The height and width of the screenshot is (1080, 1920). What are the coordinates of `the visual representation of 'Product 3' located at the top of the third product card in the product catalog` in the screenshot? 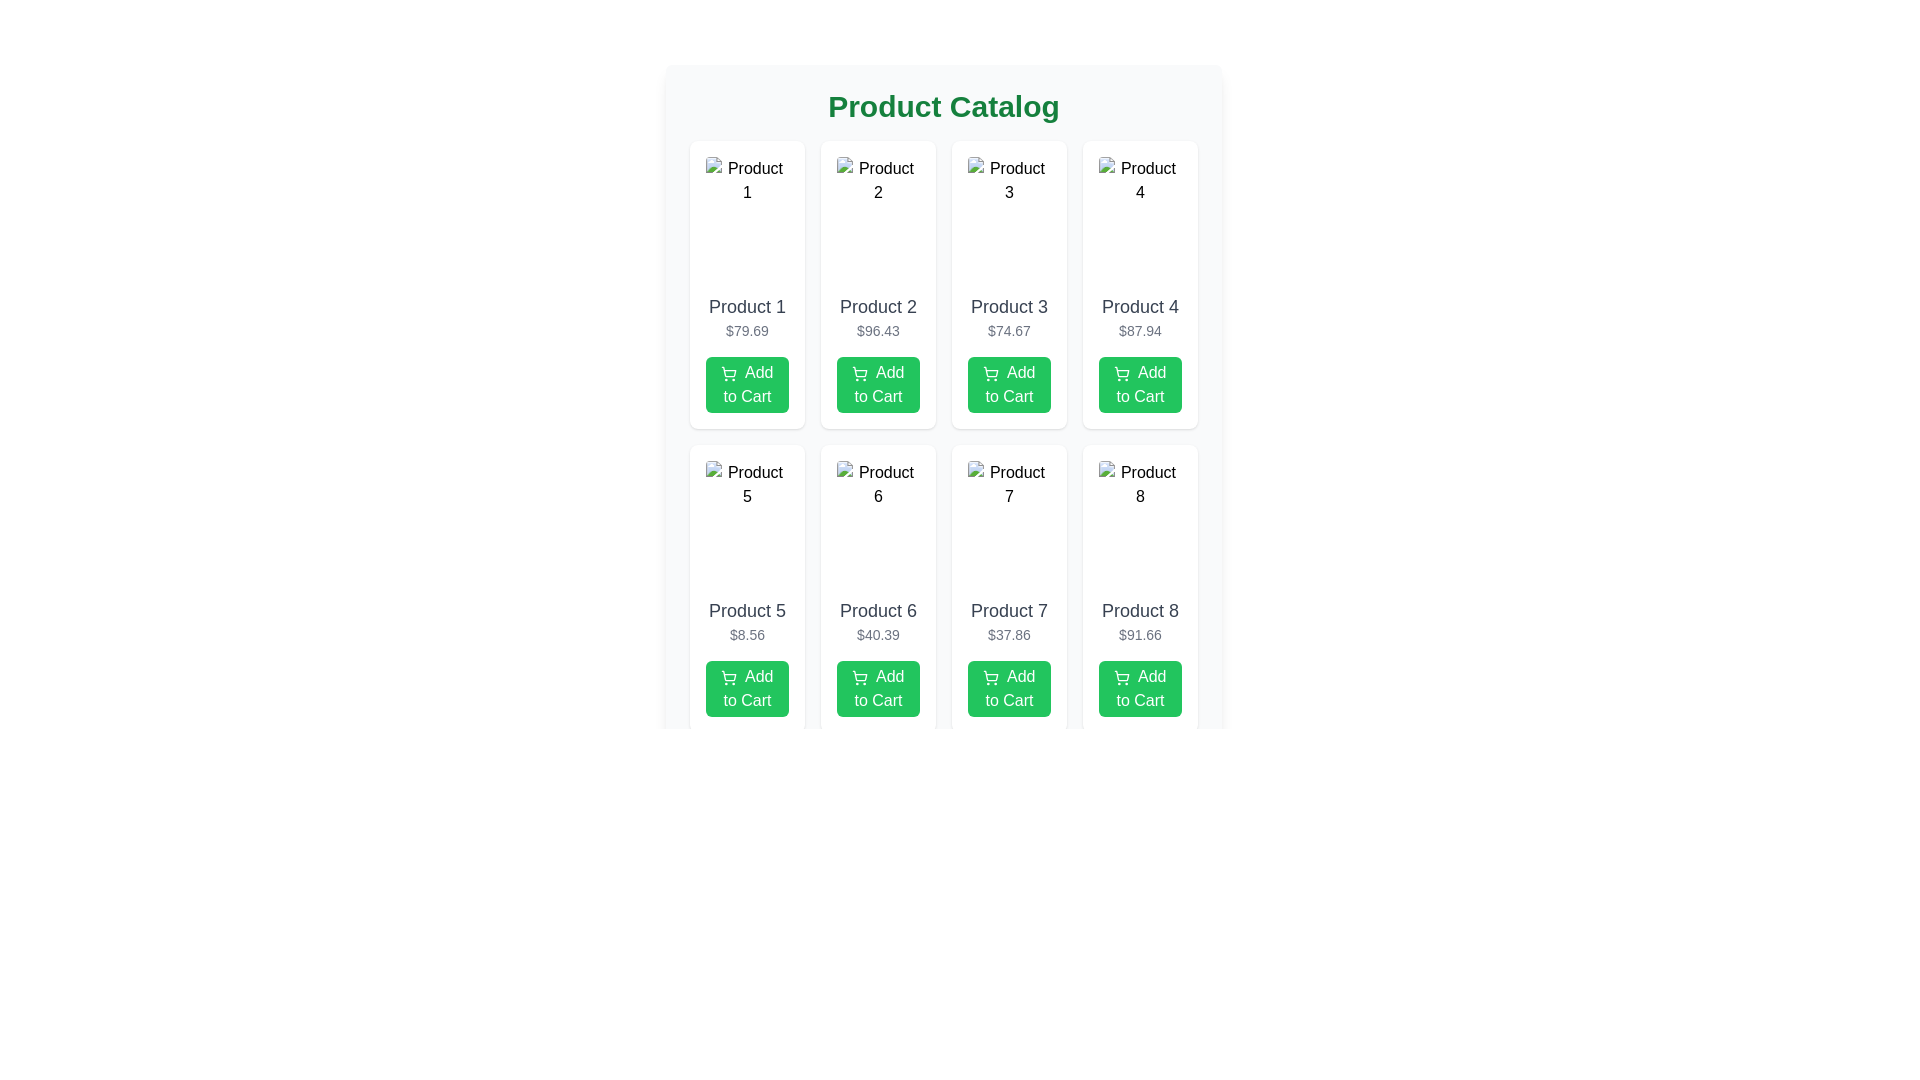 It's located at (1009, 220).